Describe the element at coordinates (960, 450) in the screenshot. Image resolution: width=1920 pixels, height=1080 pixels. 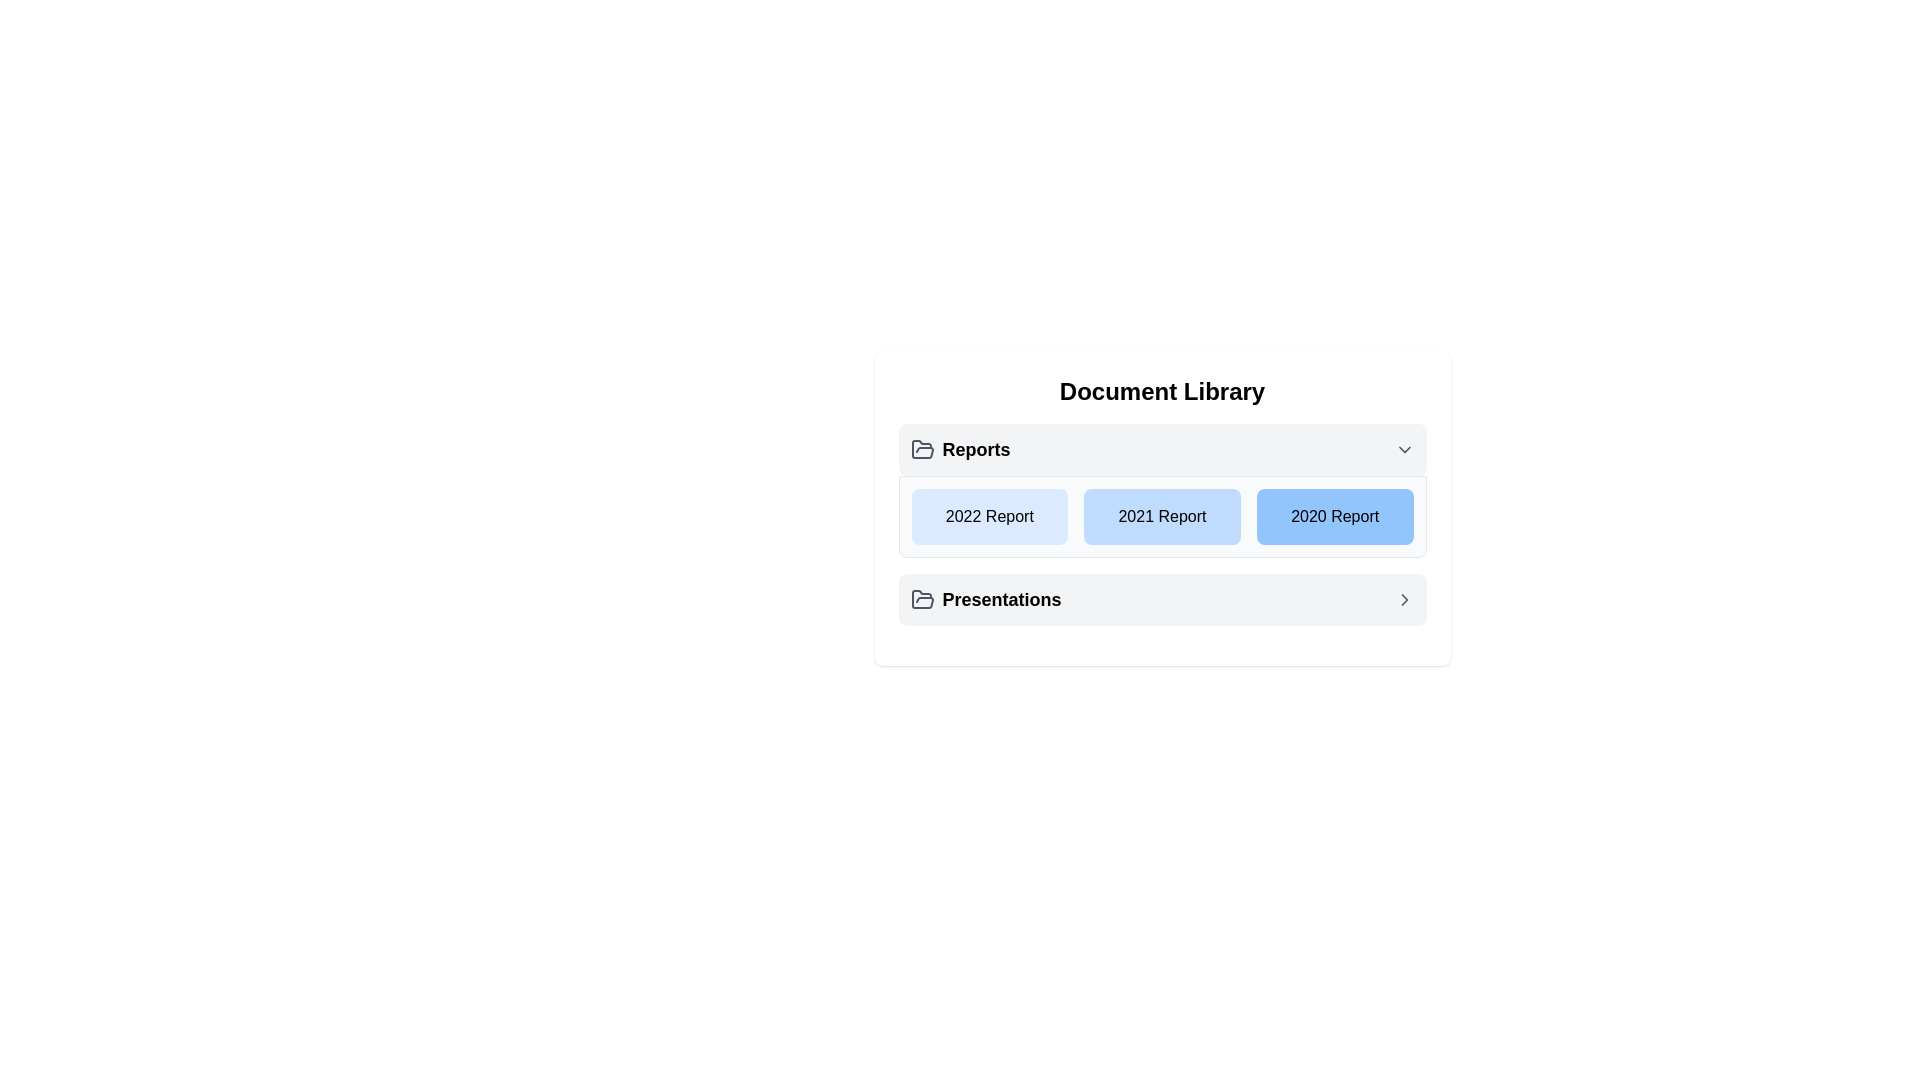
I see `the header element that combines text with an icon` at that location.